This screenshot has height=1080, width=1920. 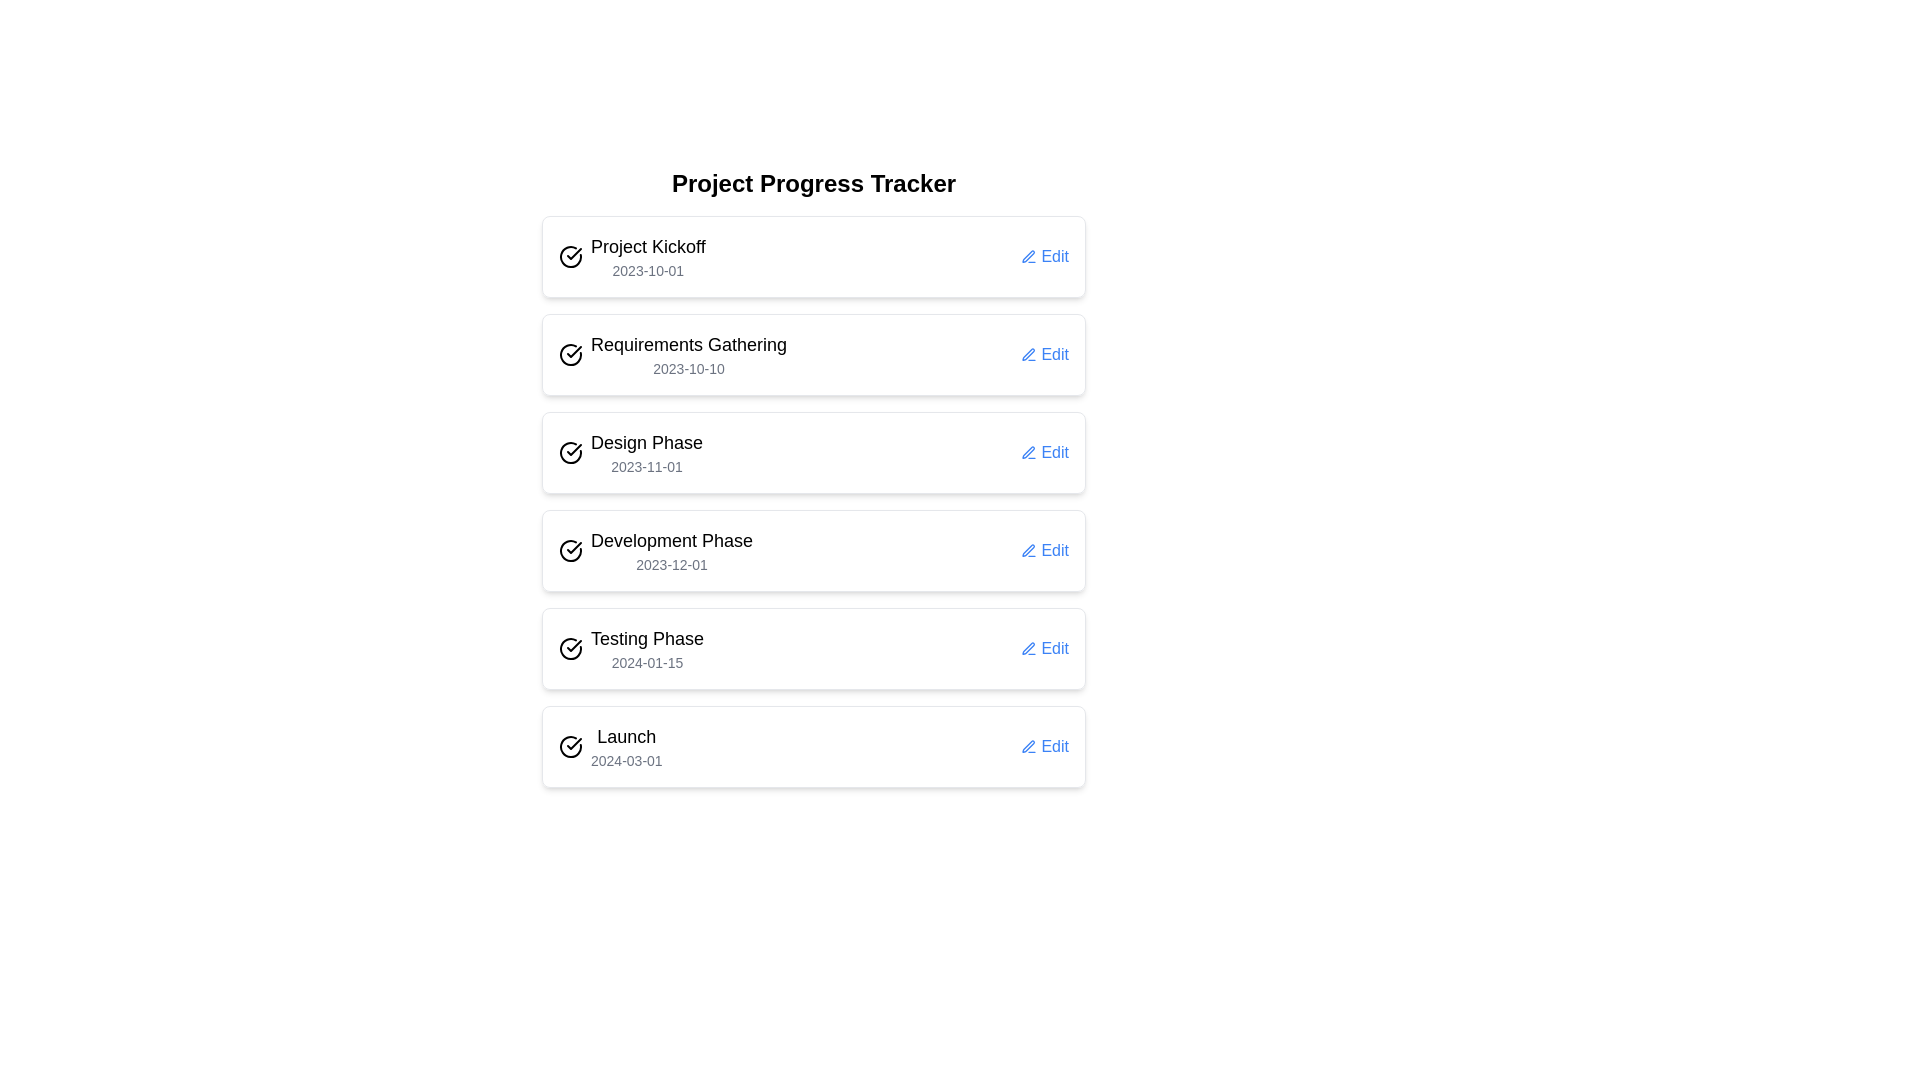 I want to click on the text block displaying 'Project Kickoff' with the date '2023-10-01', which is the first item in the project phases list under 'Project Progress Tracker', so click(x=648, y=256).